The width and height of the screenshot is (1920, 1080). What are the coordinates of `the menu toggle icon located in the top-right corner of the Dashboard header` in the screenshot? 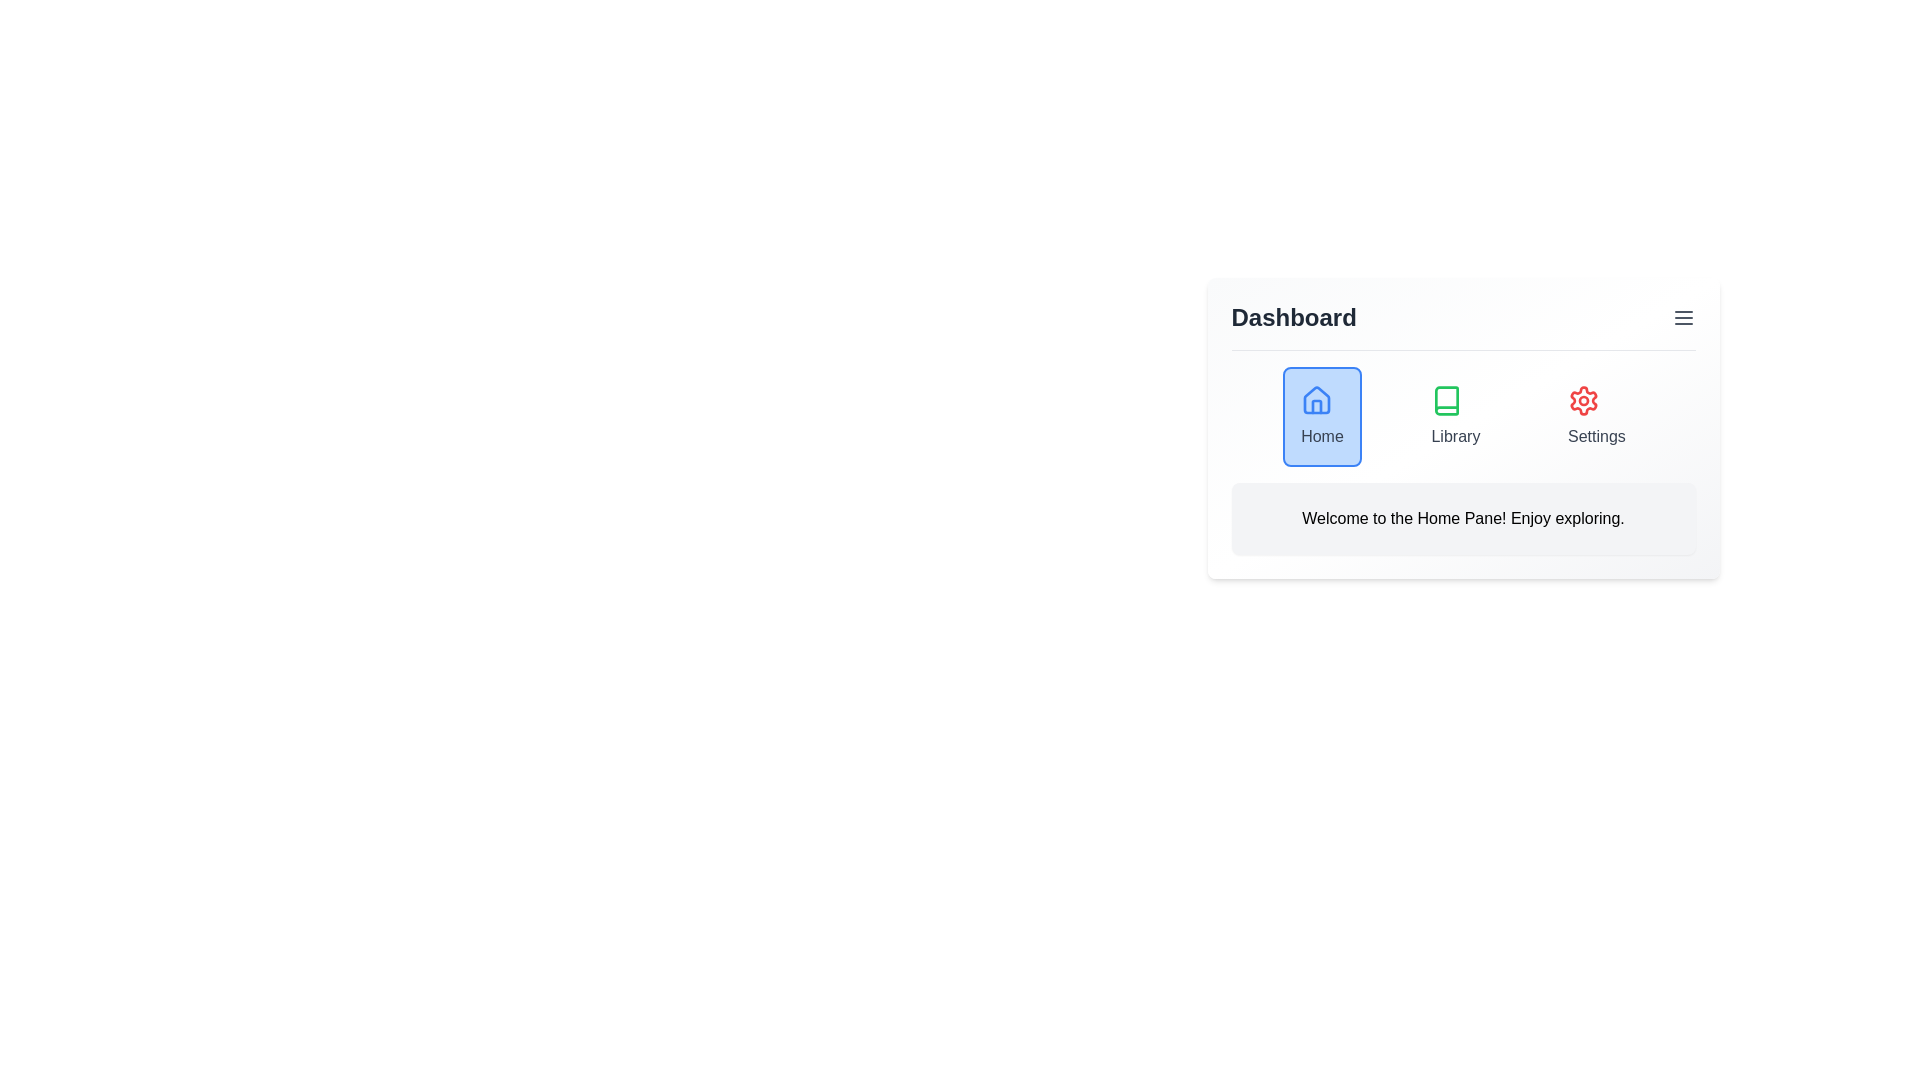 It's located at (1682, 316).